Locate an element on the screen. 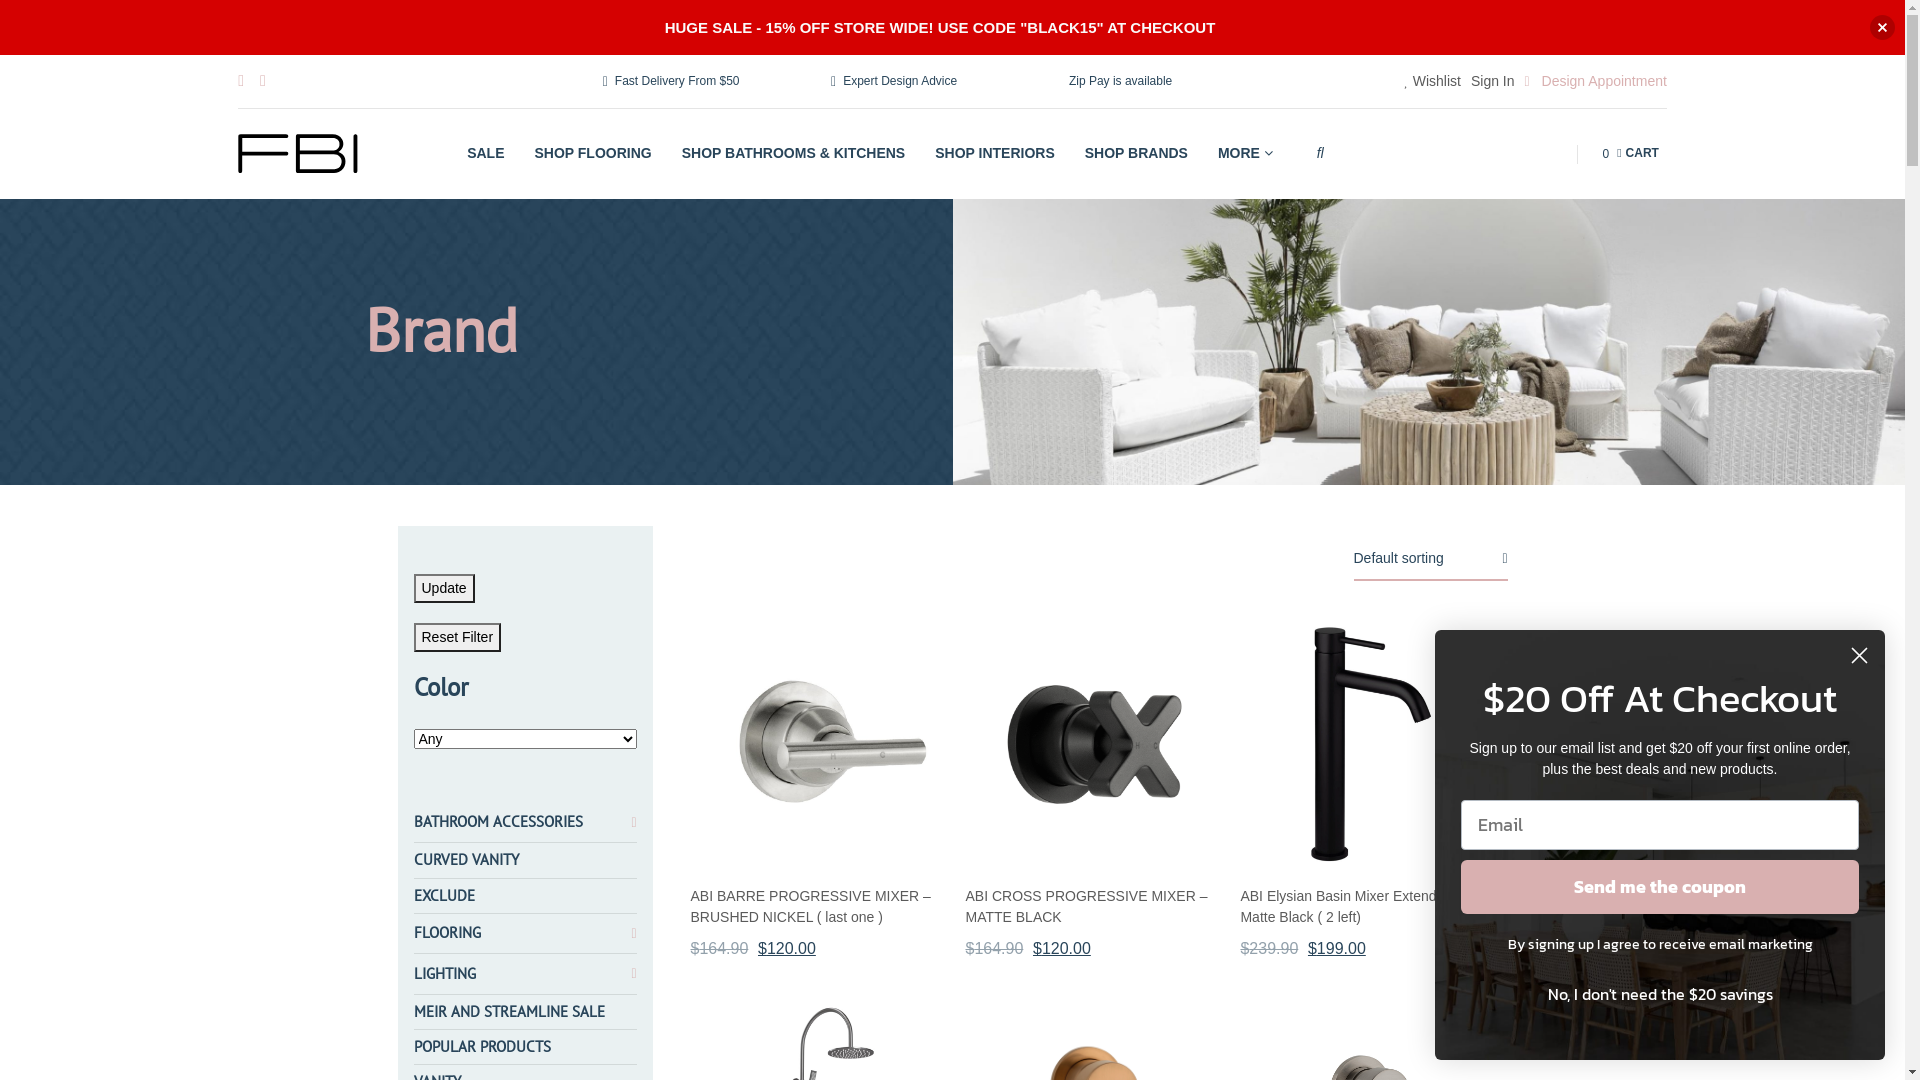  'EXCLUDE' is located at coordinates (443, 894).